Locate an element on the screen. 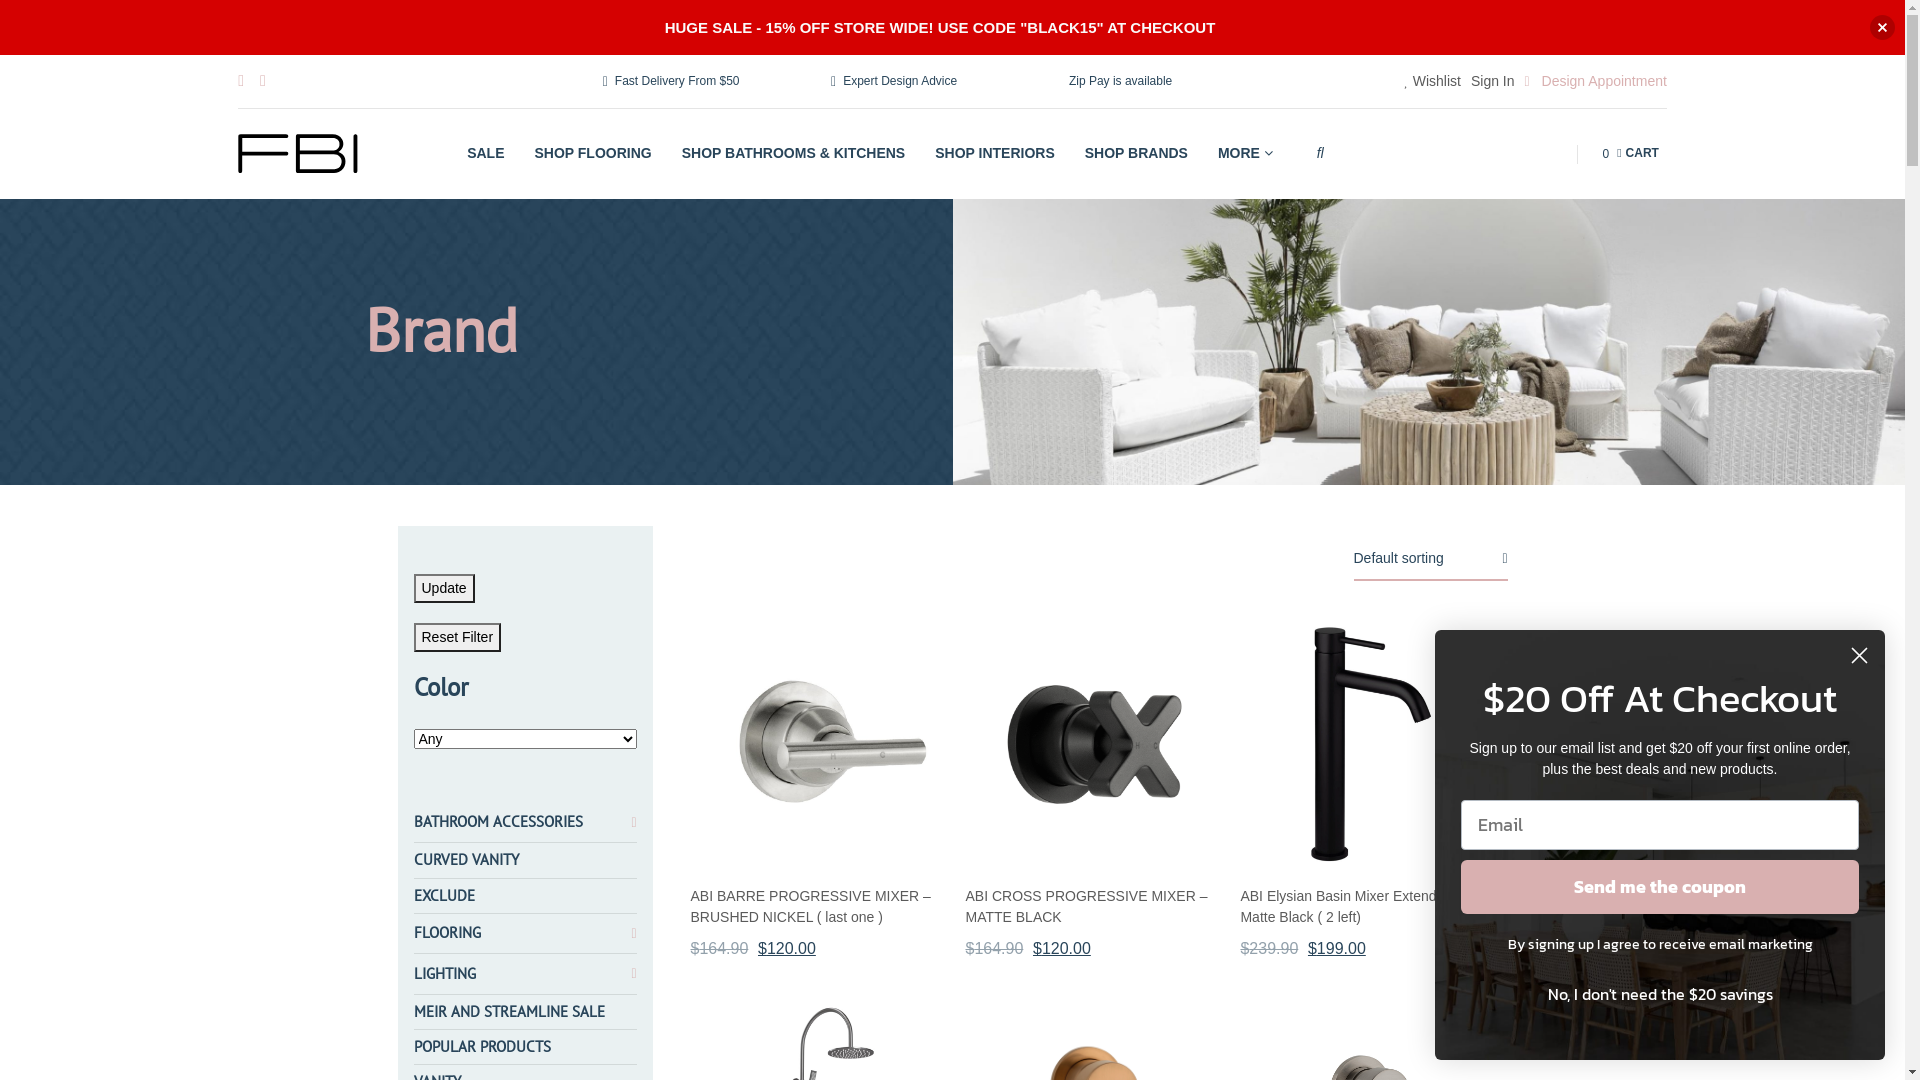  'EXCLUDE' is located at coordinates (443, 894).